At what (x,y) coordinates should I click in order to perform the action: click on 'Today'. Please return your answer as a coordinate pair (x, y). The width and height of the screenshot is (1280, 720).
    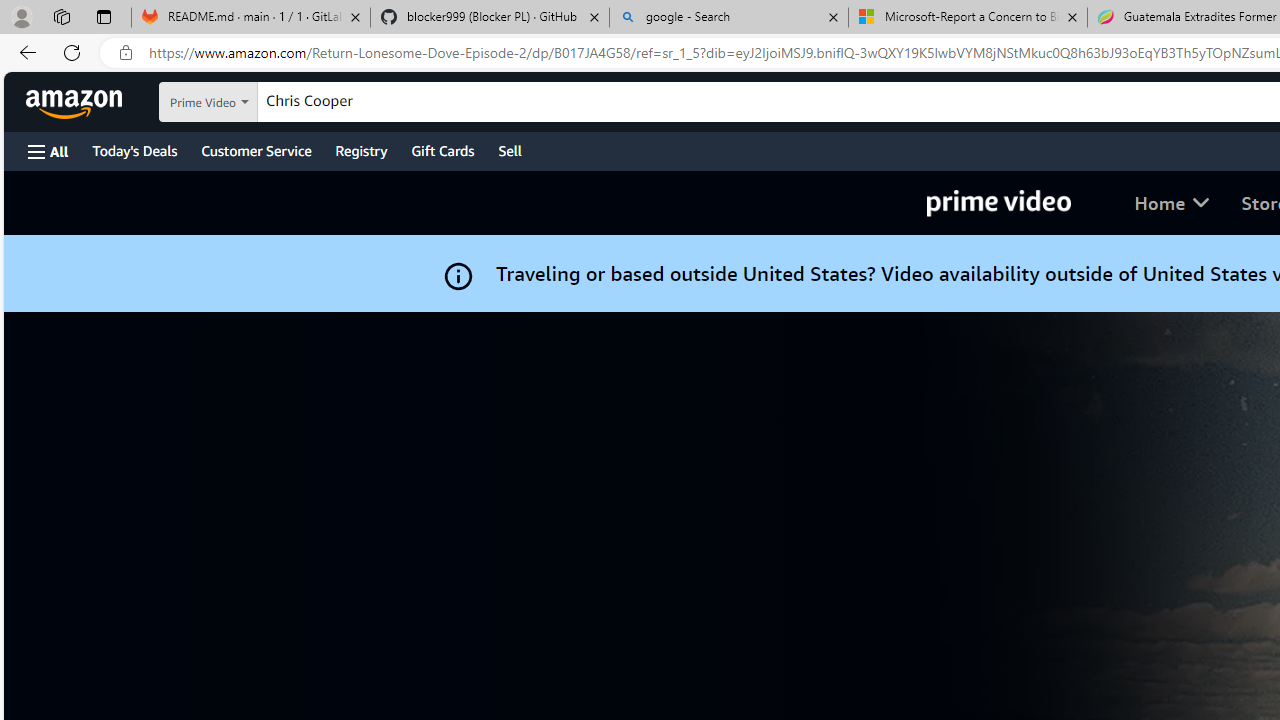
    Looking at the image, I should click on (133, 149).